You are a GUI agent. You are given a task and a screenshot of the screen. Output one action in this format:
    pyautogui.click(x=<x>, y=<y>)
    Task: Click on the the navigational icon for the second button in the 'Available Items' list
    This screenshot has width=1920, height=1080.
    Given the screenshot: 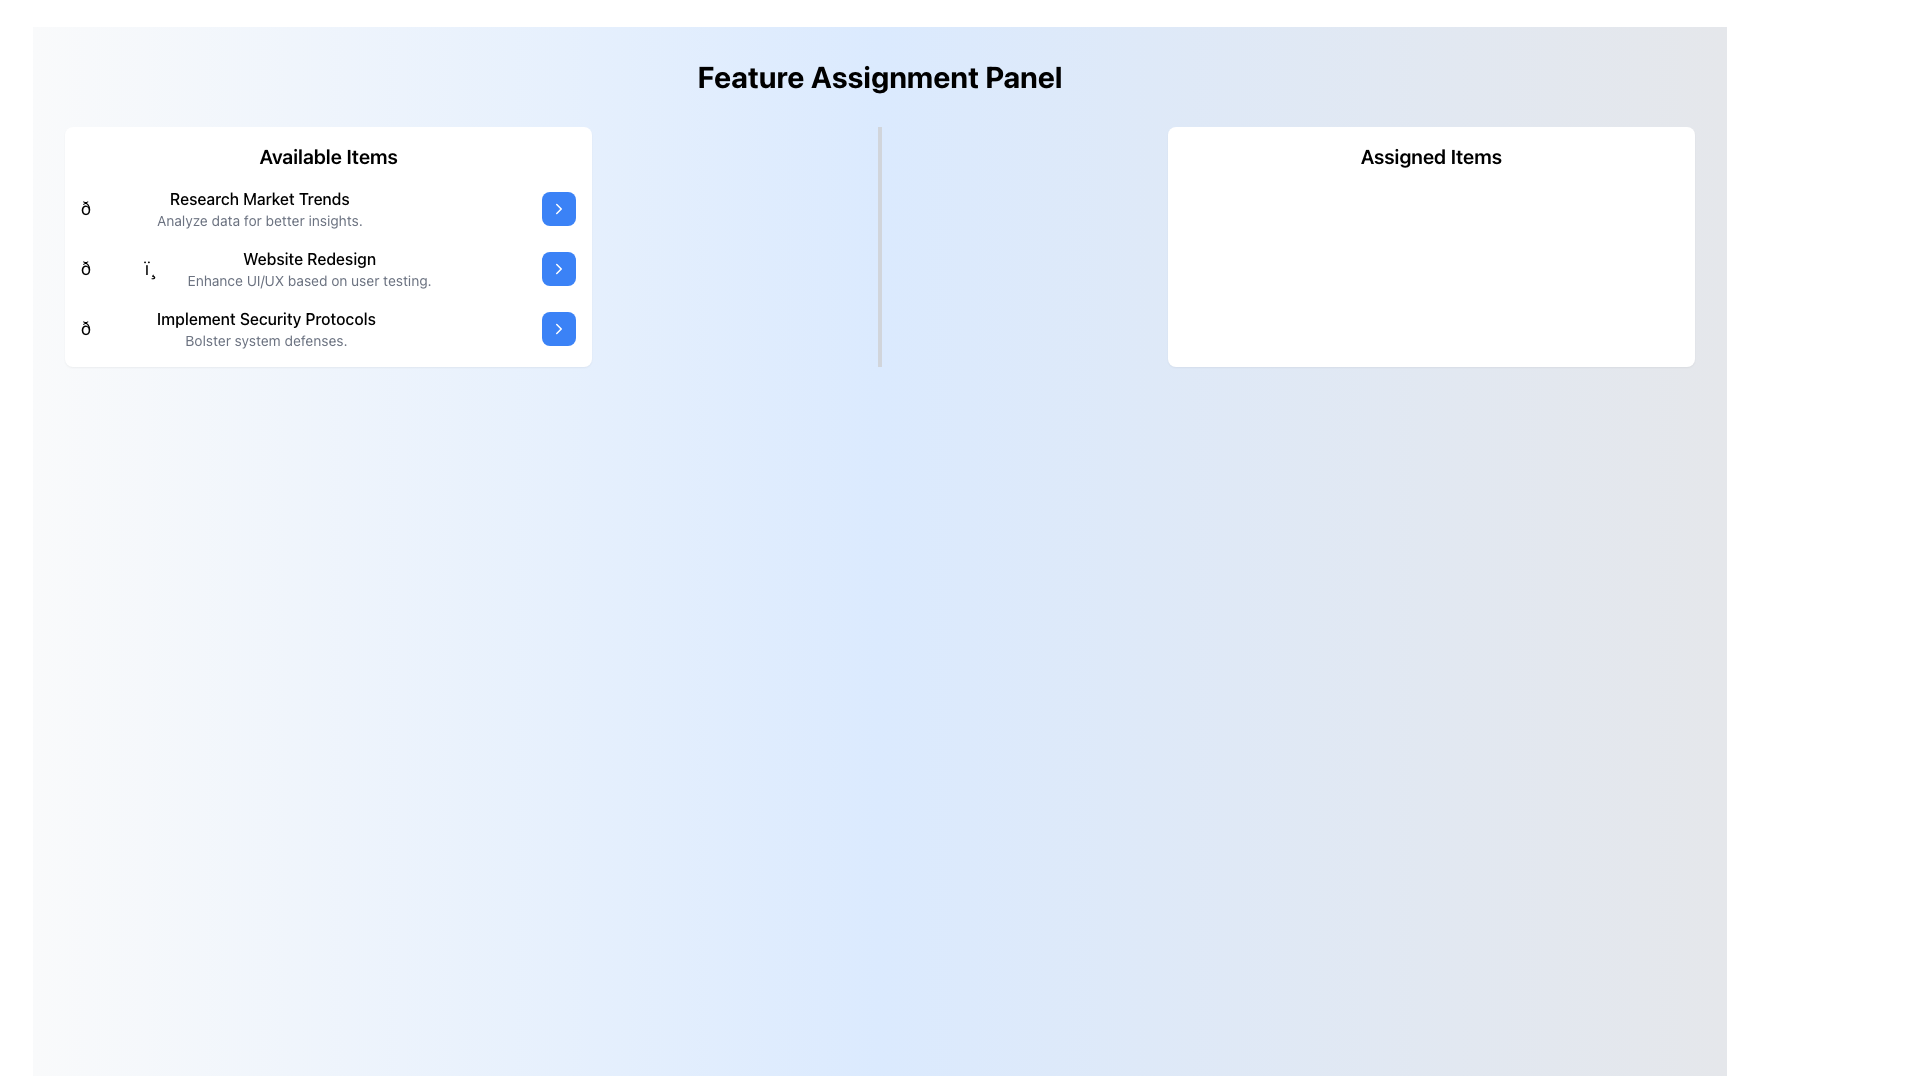 What is the action you would take?
    pyautogui.click(x=559, y=268)
    